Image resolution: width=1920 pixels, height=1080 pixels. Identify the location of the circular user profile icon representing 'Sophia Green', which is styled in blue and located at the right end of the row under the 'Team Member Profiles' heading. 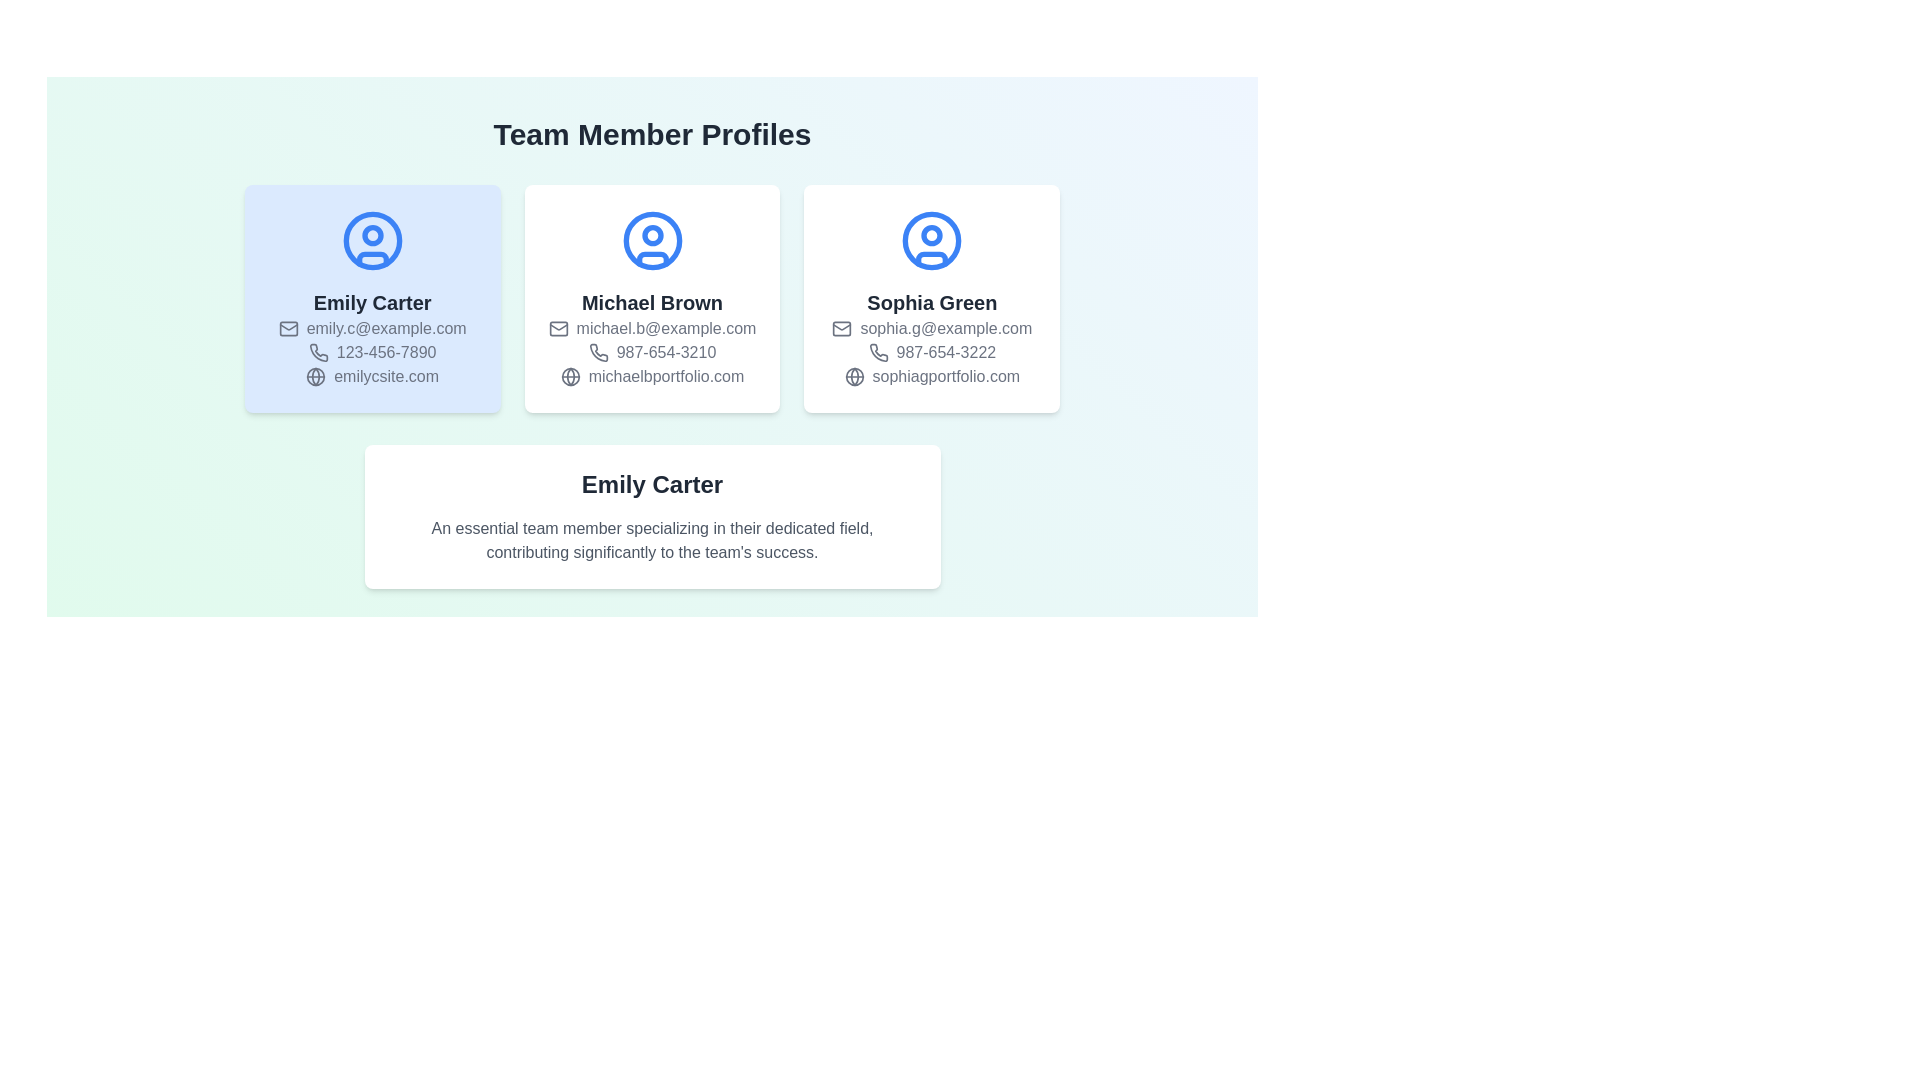
(931, 239).